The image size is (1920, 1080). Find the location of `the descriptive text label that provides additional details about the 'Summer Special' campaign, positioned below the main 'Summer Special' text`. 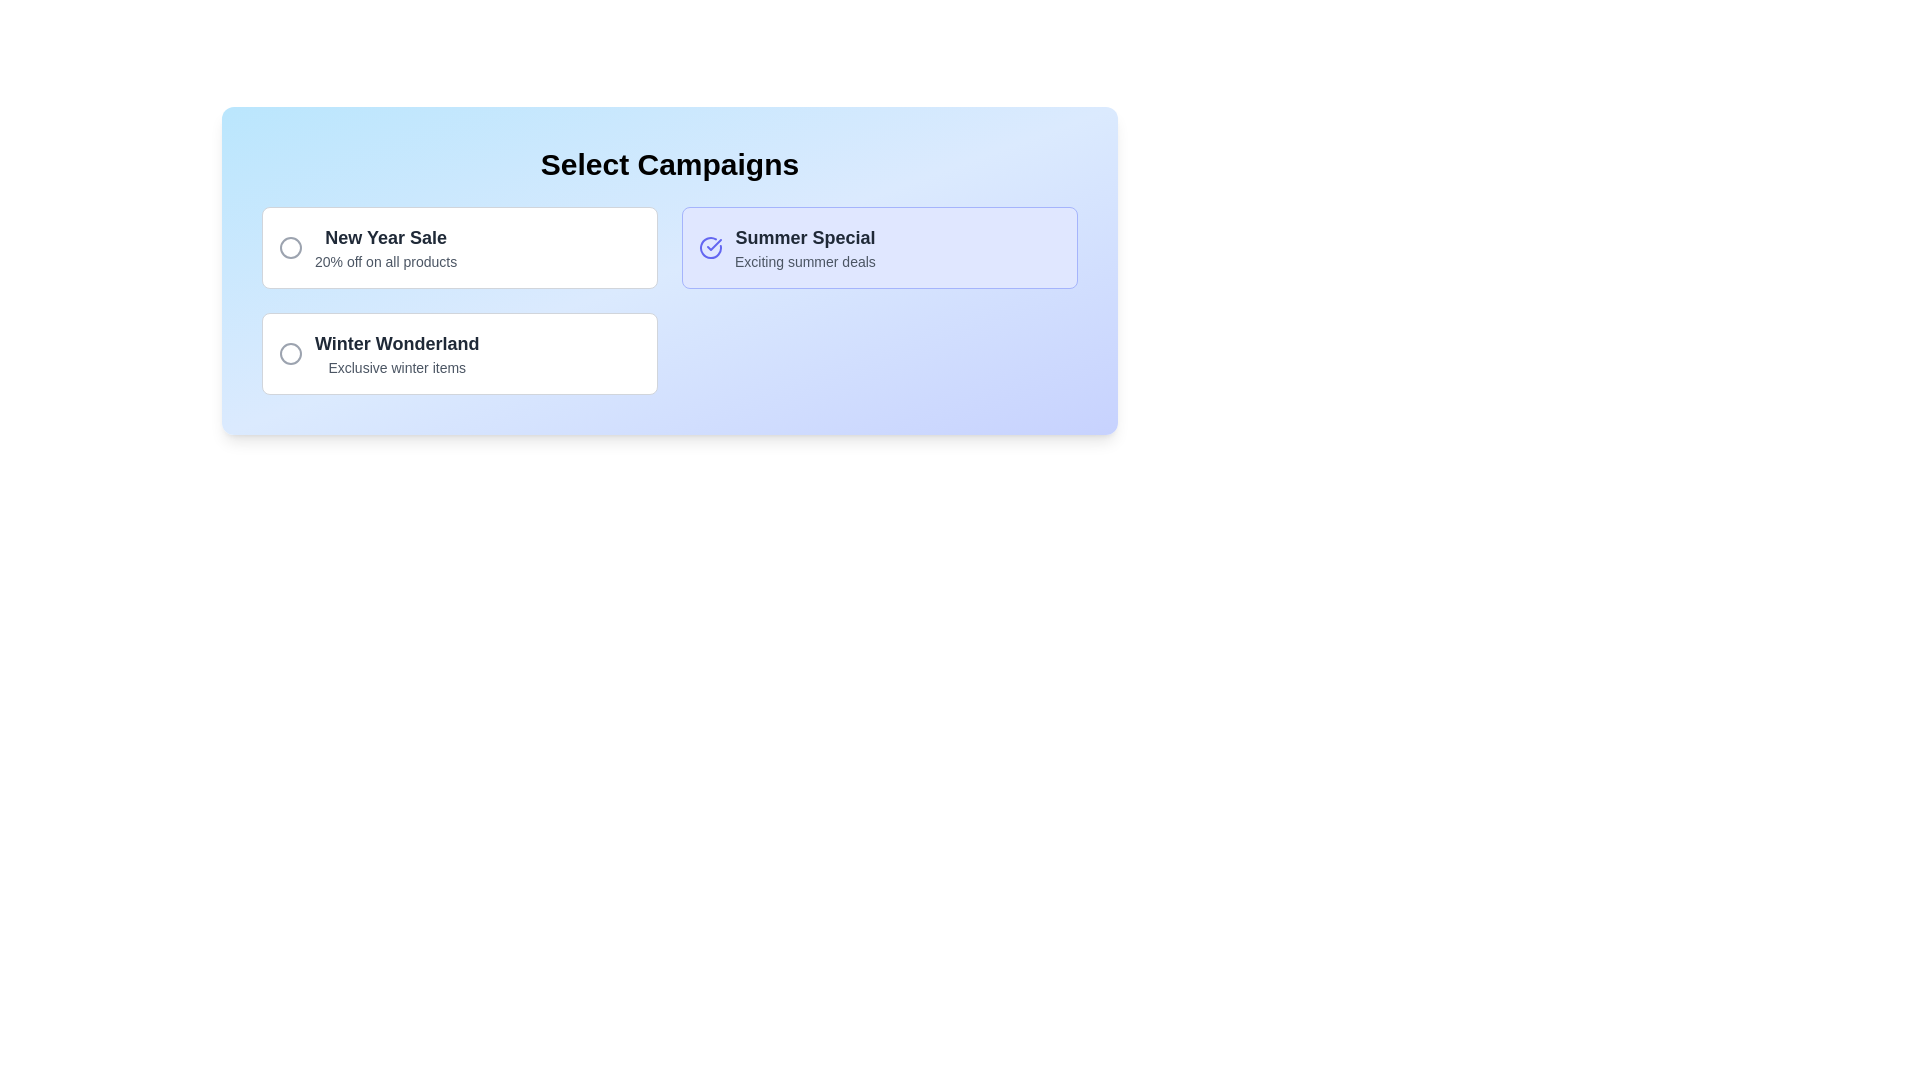

the descriptive text label that provides additional details about the 'Summer Special' campaign, positioned below the main 'Summer Special' text is located at coordinates (805, 261).